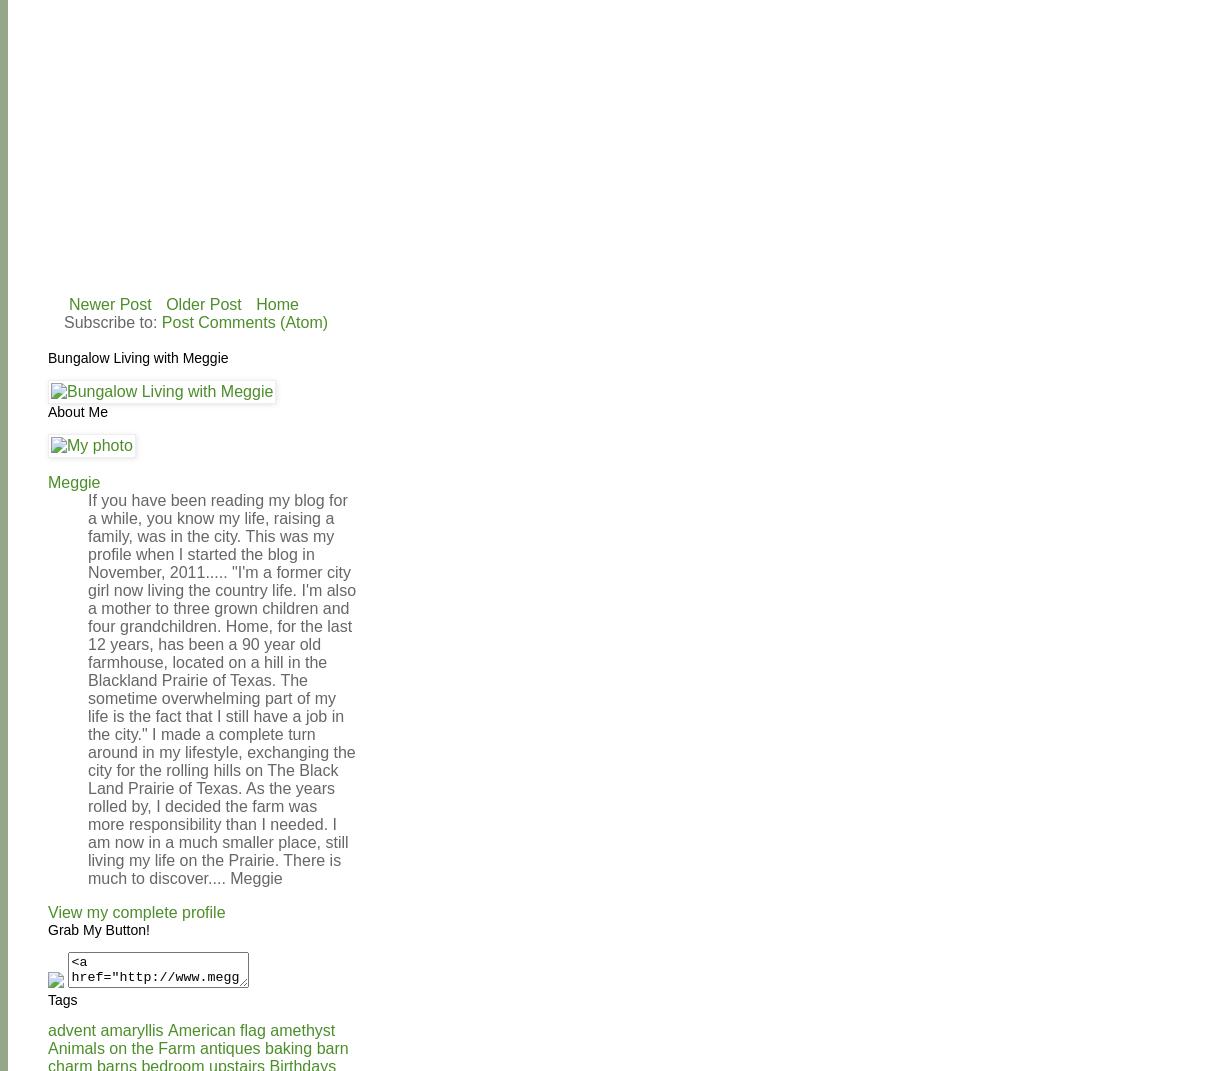 This screenshot has height=1071, width=1208. Describe the element at coordinates (203, 303) in the screenshot. I see `'Older Post'` at that location.